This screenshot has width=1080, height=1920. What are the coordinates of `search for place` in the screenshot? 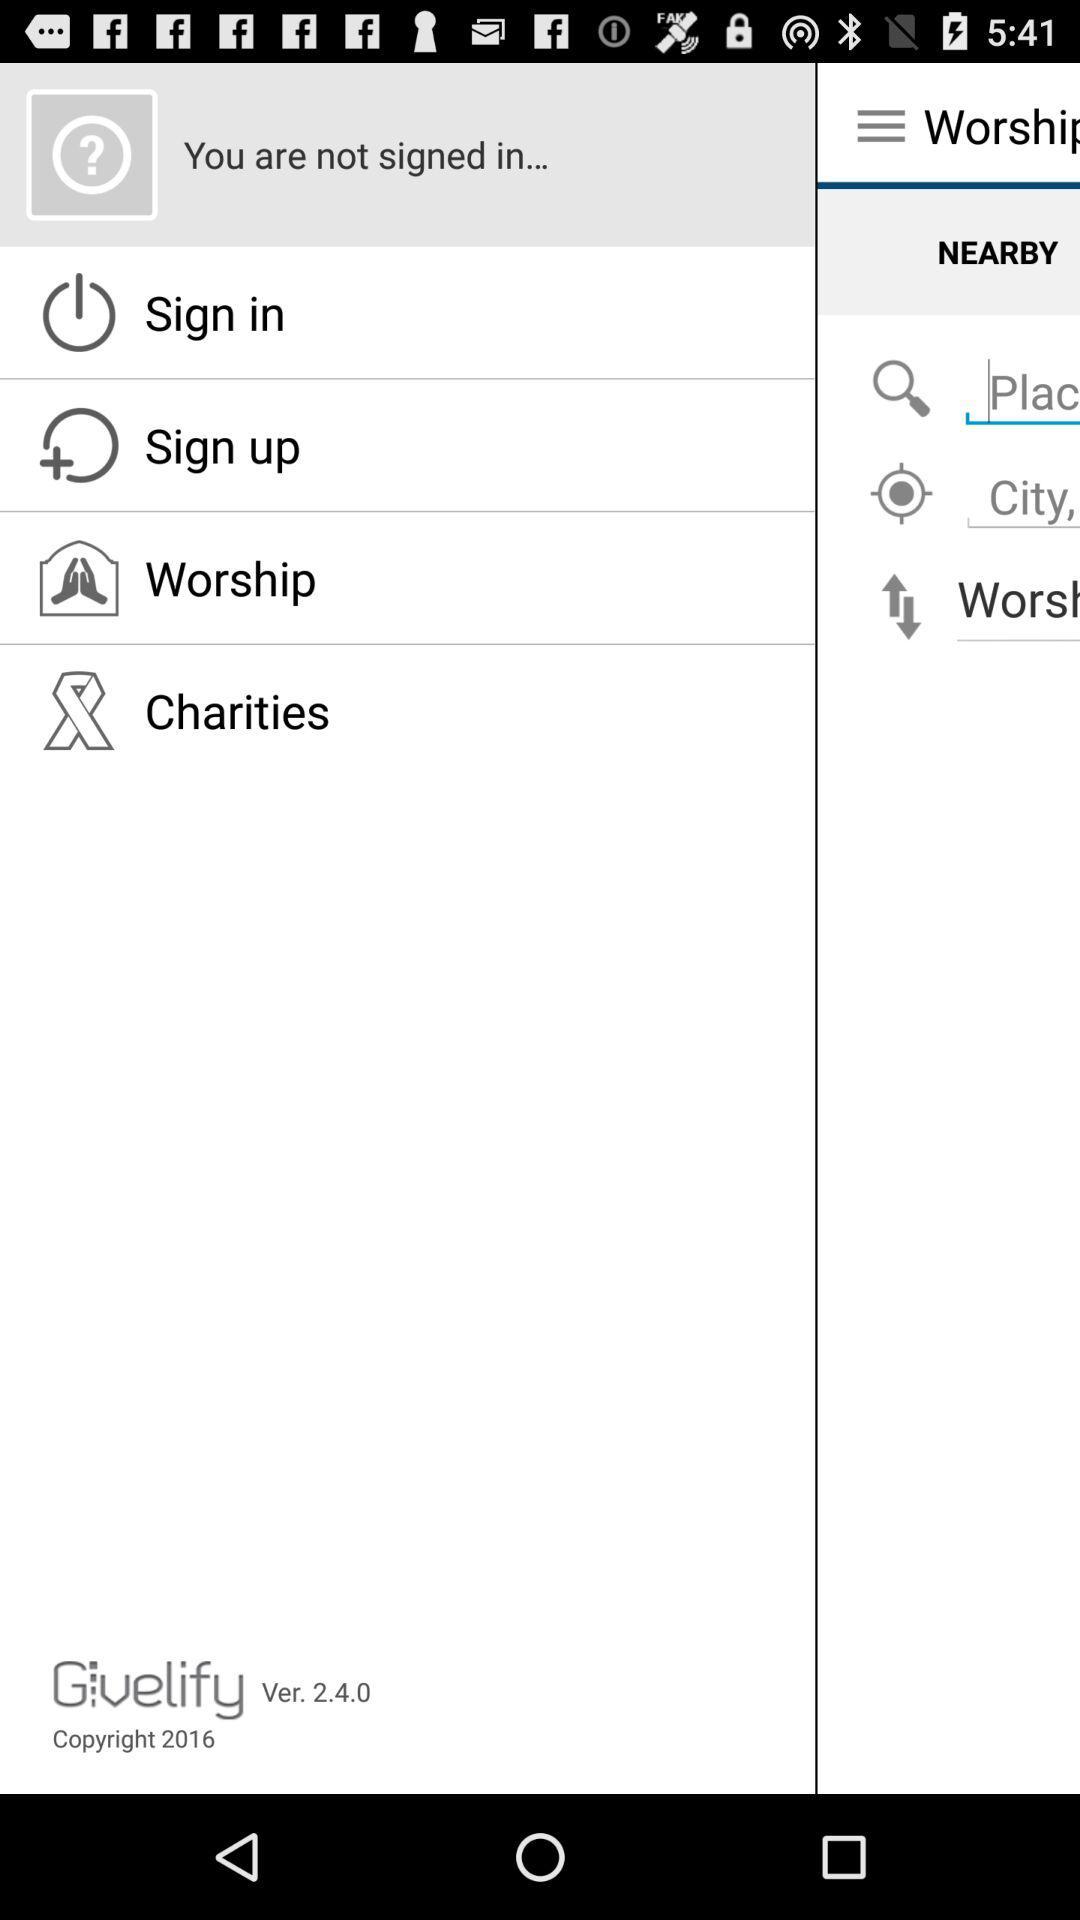 It's located at (1018, 380).